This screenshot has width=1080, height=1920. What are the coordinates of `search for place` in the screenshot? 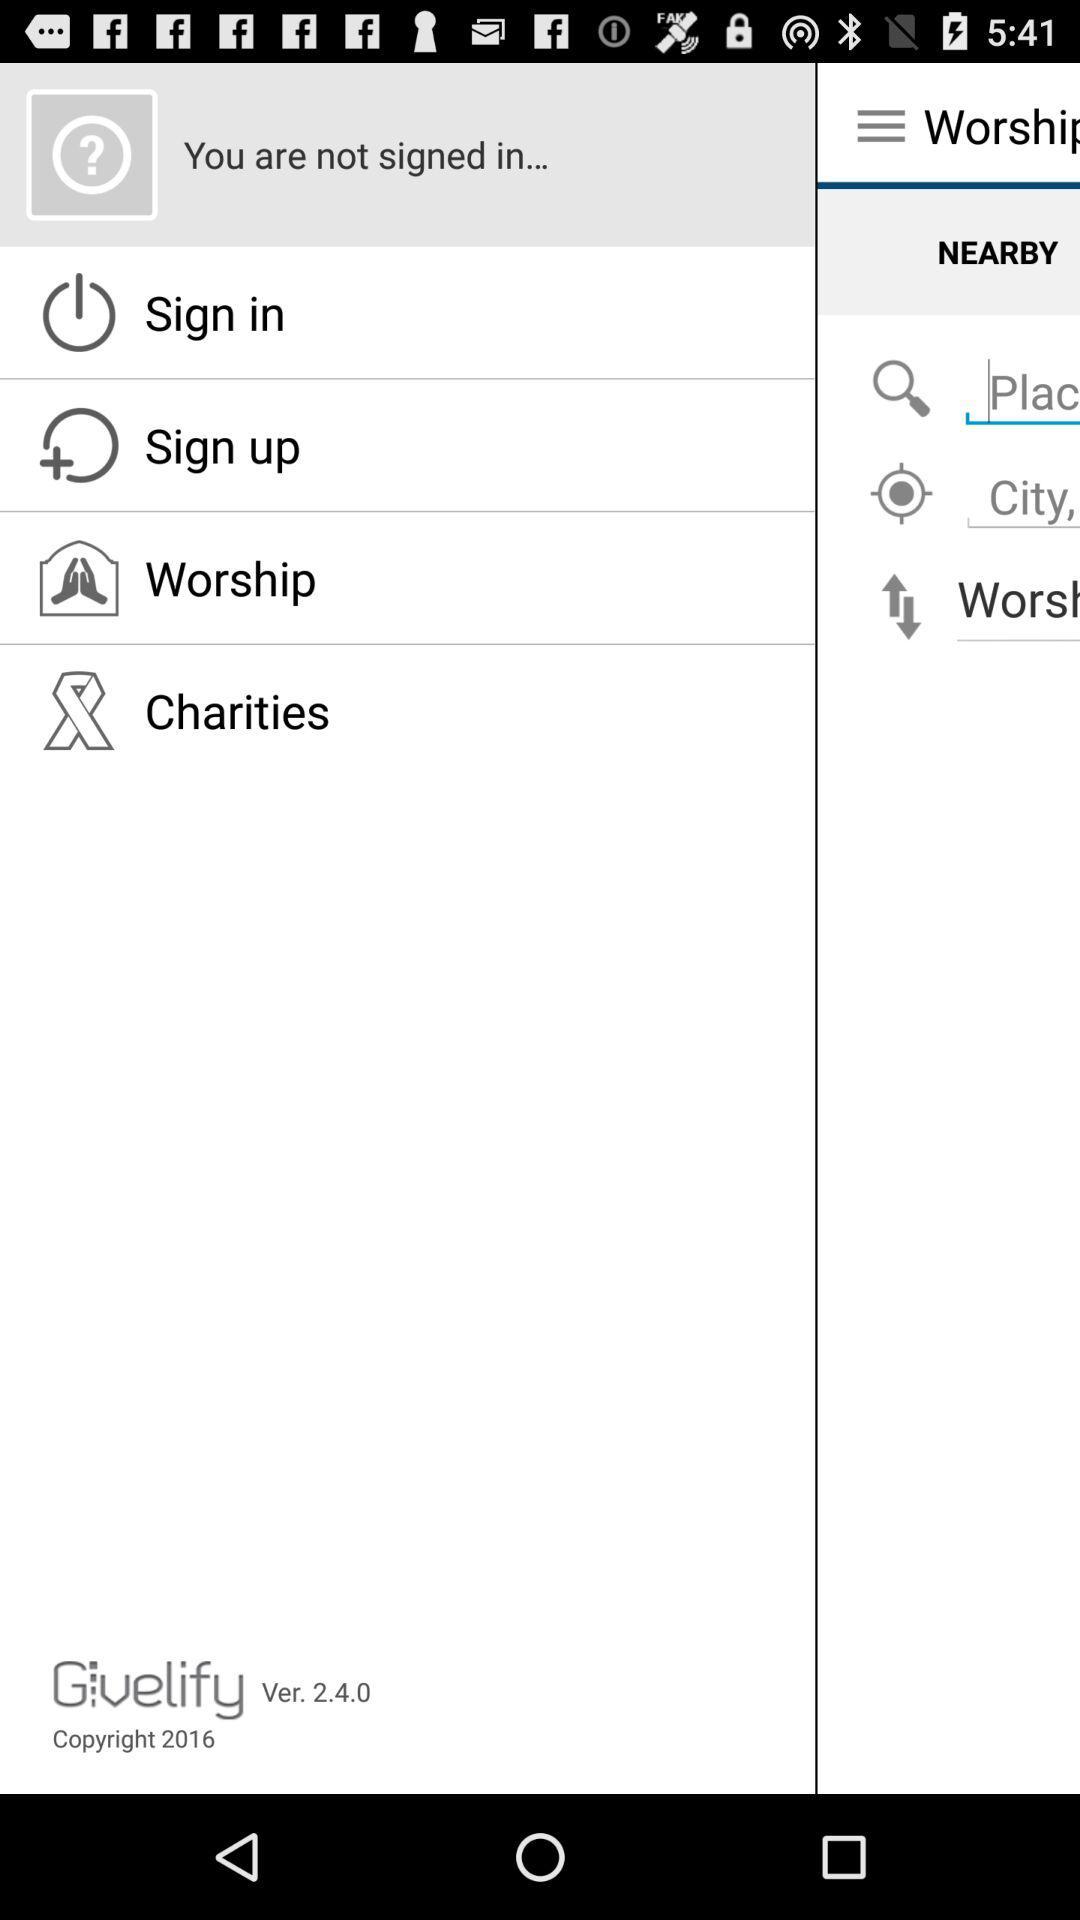 It's located at (1018, 380).